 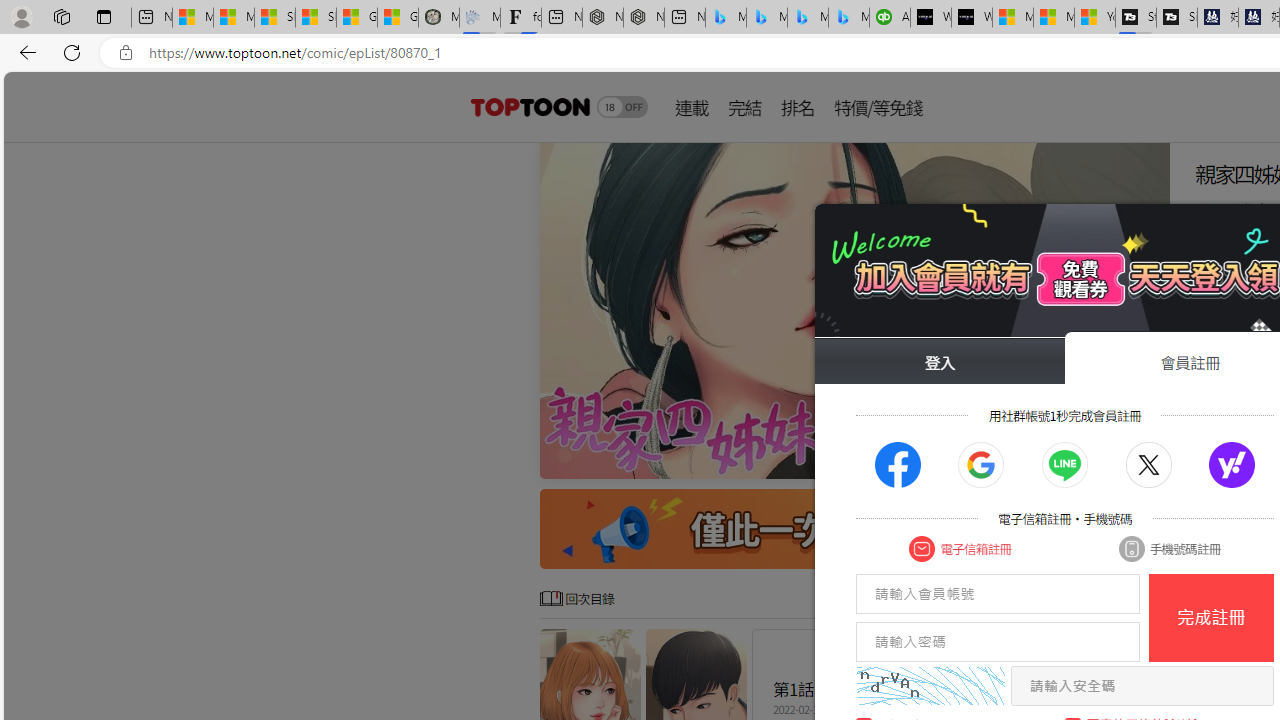 I want to click on 'Accounting Software for Accountants, CPAs and Bookkeepers', so click(x=889, y=17).